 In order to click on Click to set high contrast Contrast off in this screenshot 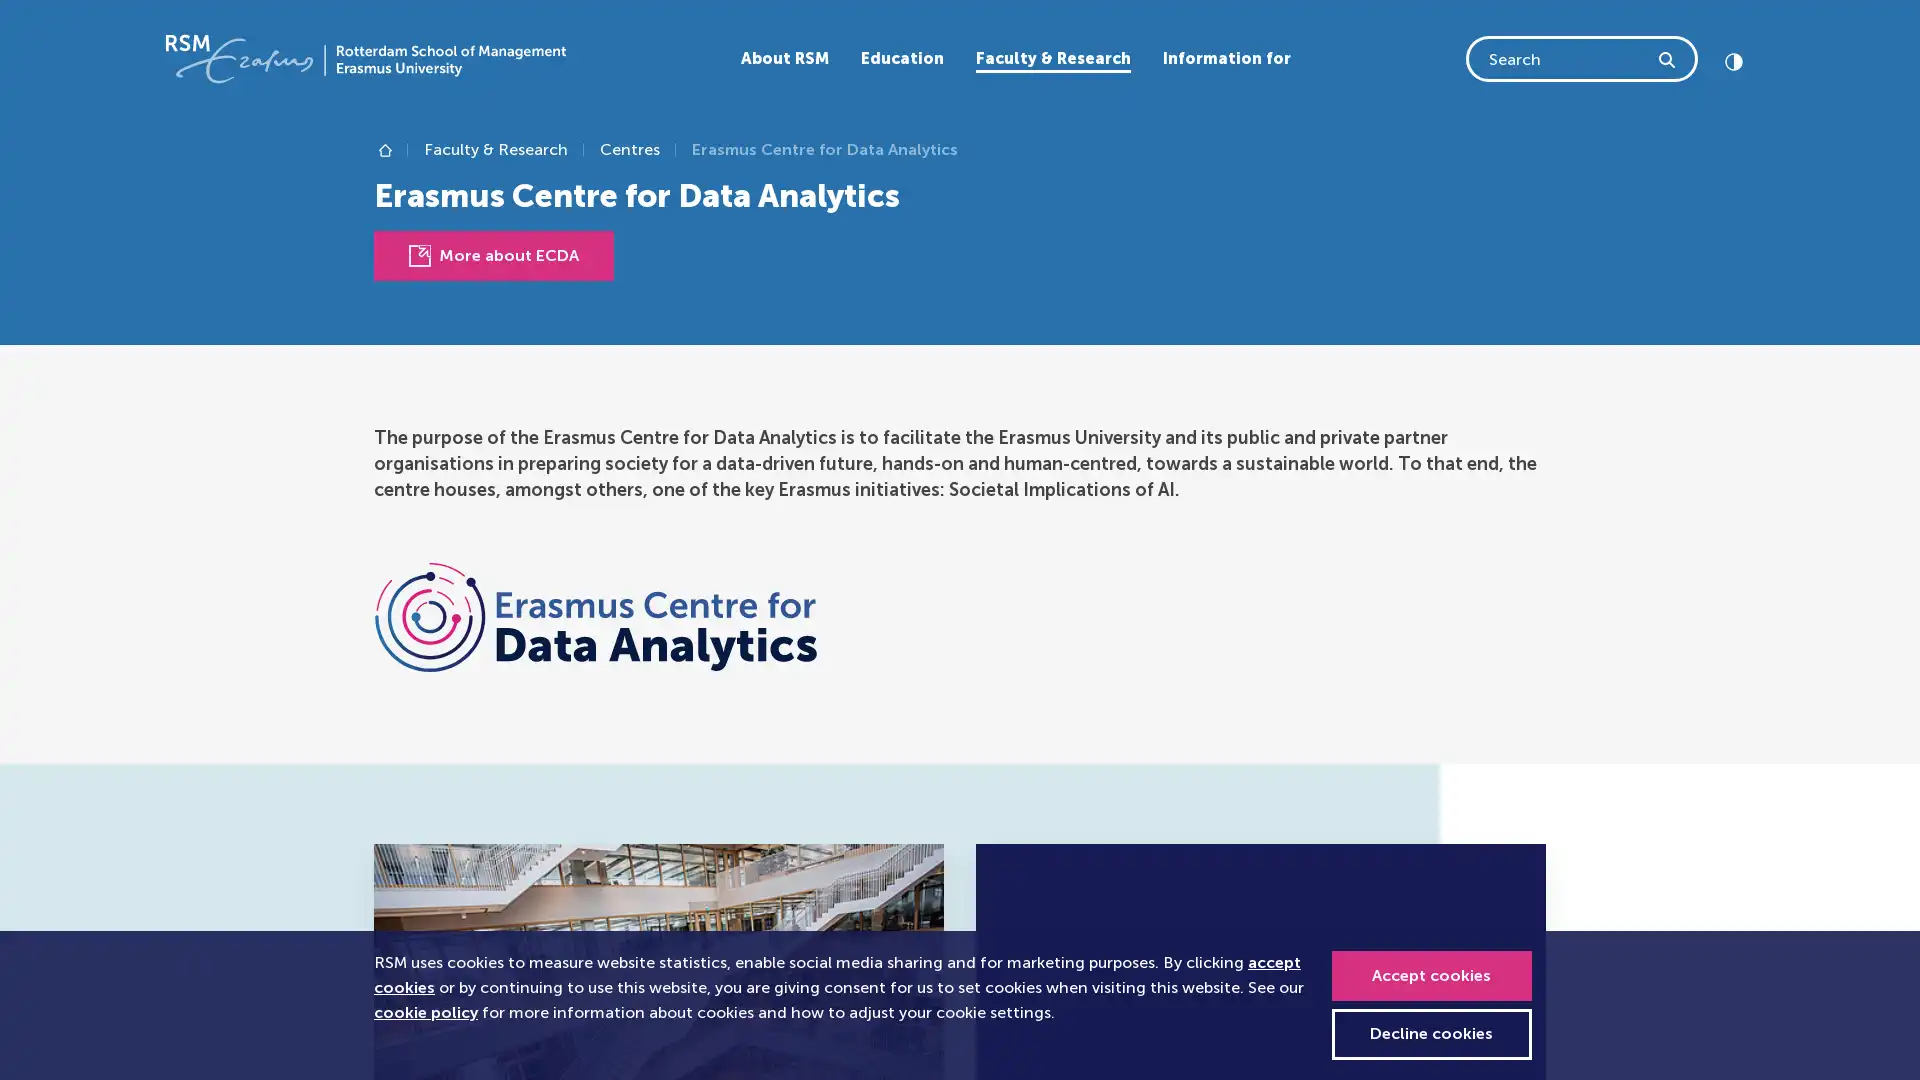, I will do `click(1732, 57)`.